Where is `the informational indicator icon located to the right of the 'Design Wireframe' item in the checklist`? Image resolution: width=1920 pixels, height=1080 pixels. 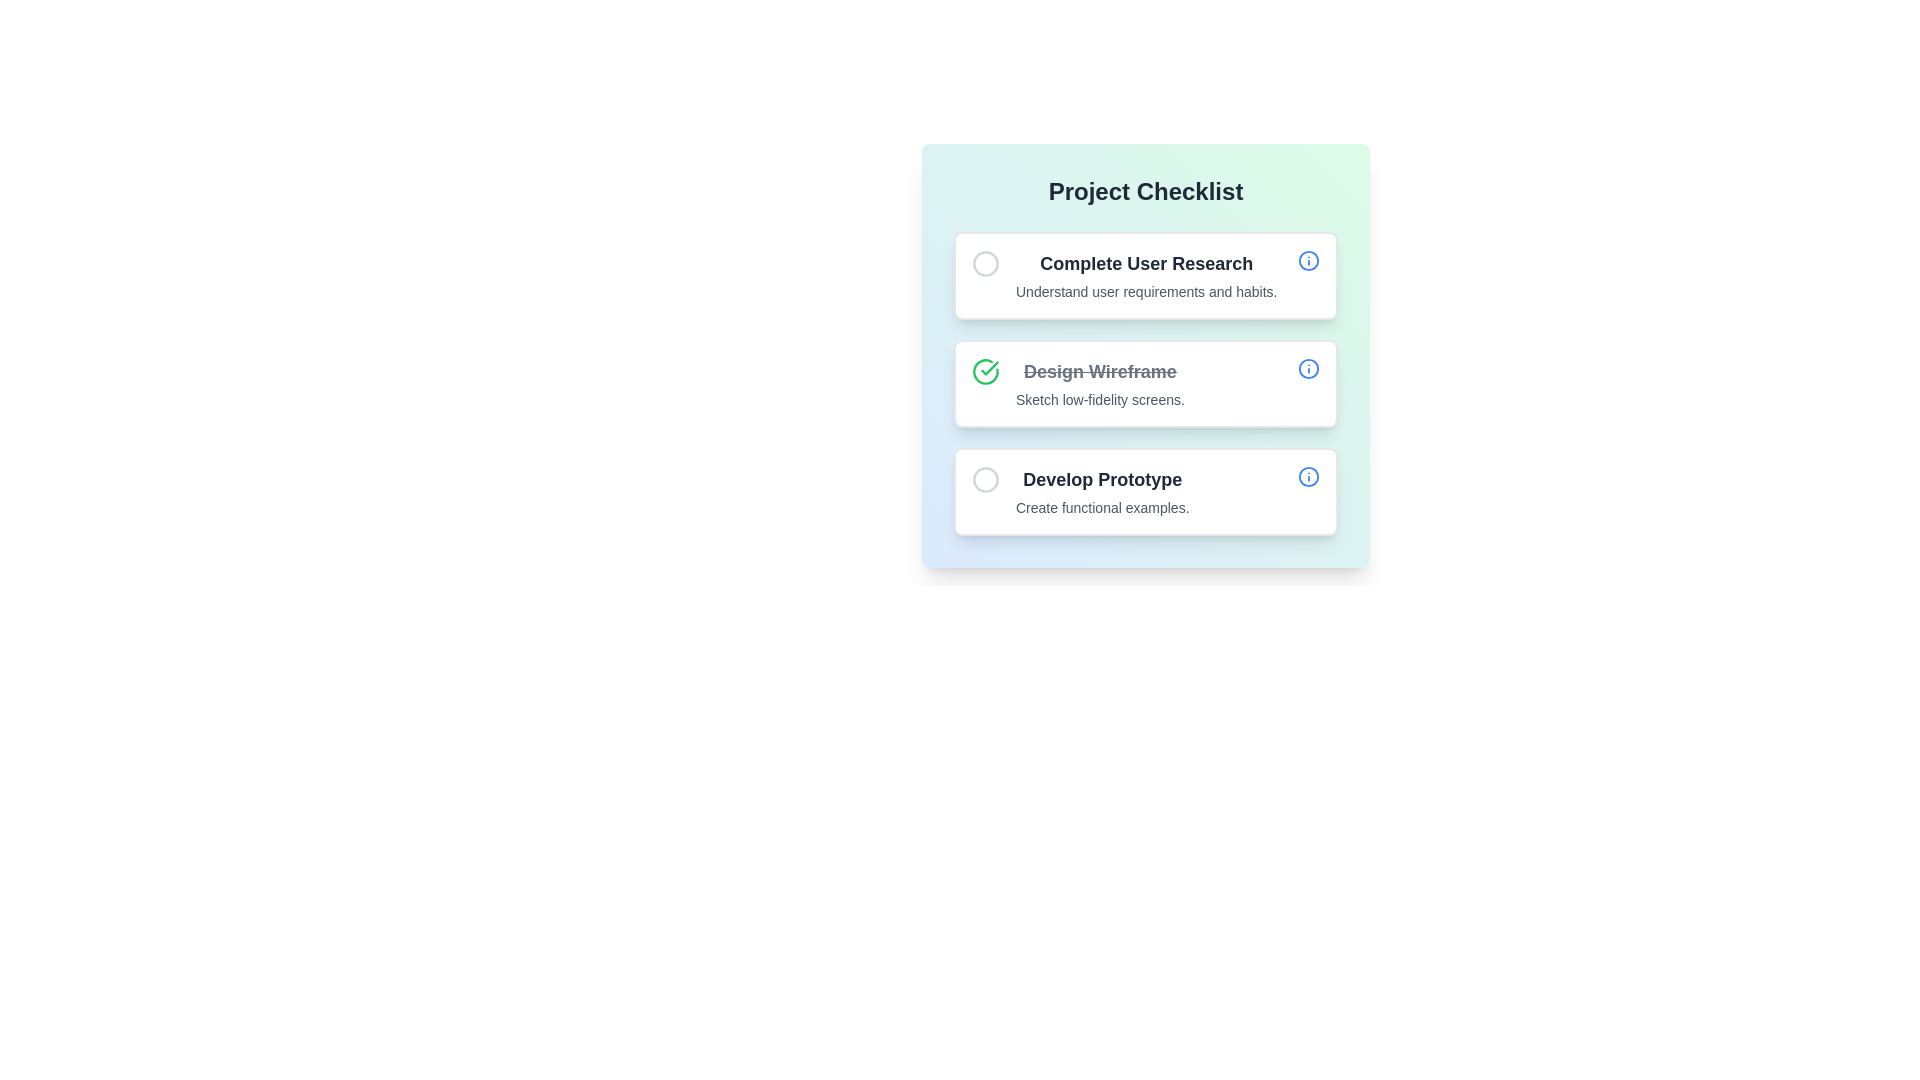
the informational indicator icon located to the right of the 'Design Wireframe' item in the checklist is located at coordinates (1309, 369).